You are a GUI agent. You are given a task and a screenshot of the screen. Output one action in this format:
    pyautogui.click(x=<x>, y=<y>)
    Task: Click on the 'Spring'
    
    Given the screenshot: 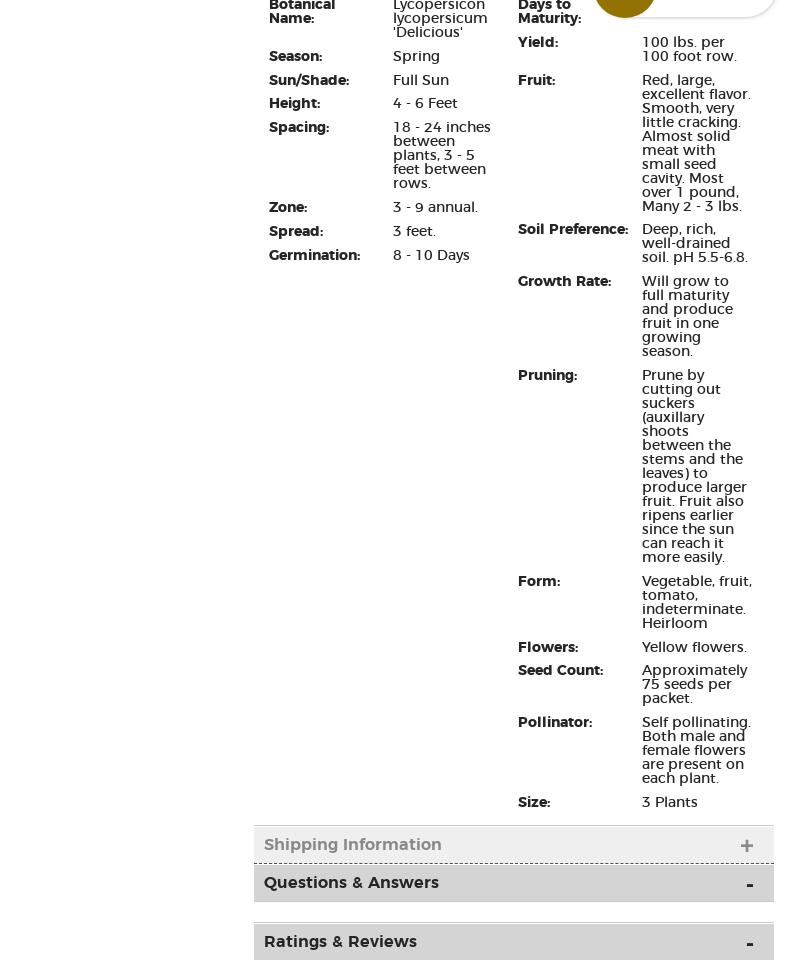 What is the action you would take?
    pyautogui.click(x=415, y=54)
    